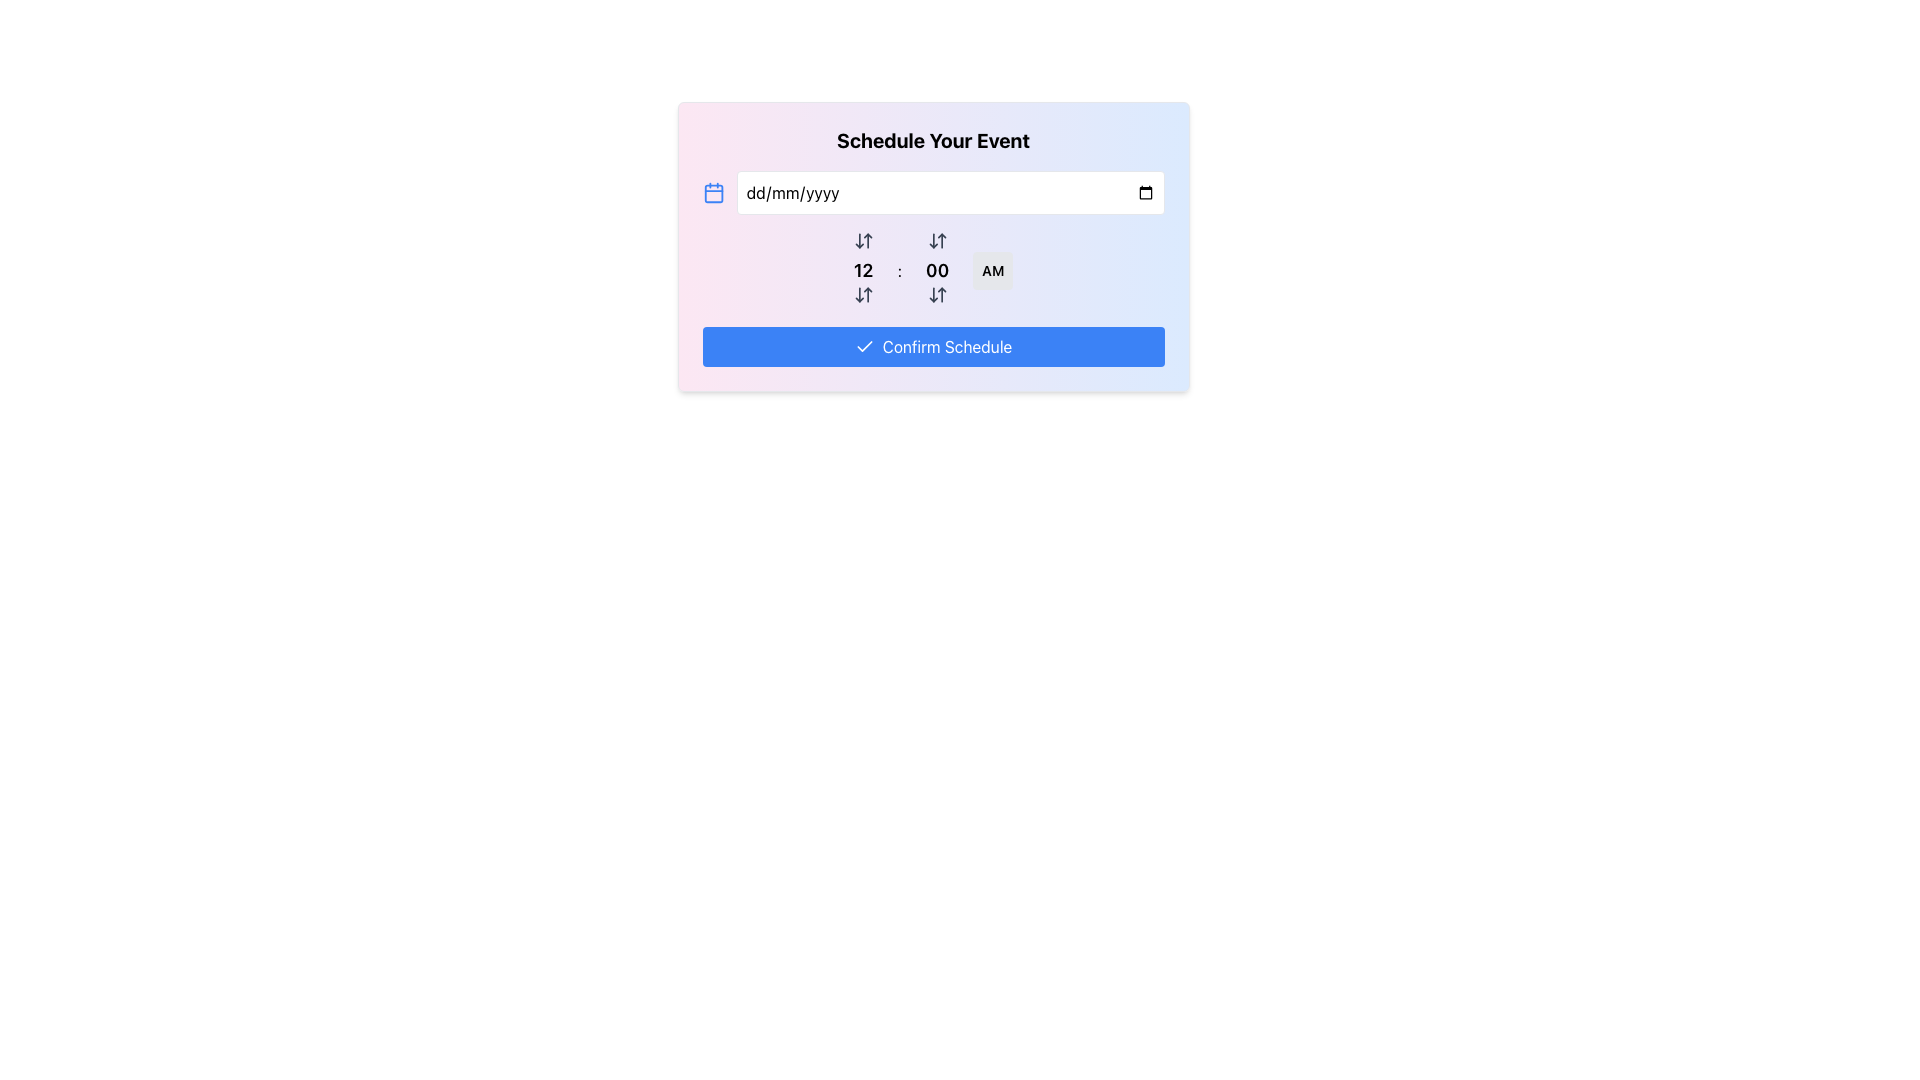 This screenshot has width=1920, height=1080. I want to click on the minute value display in the time-selection widget, which is centrally positioned between the hour display and the AM/PM selector, so click(936, 270).